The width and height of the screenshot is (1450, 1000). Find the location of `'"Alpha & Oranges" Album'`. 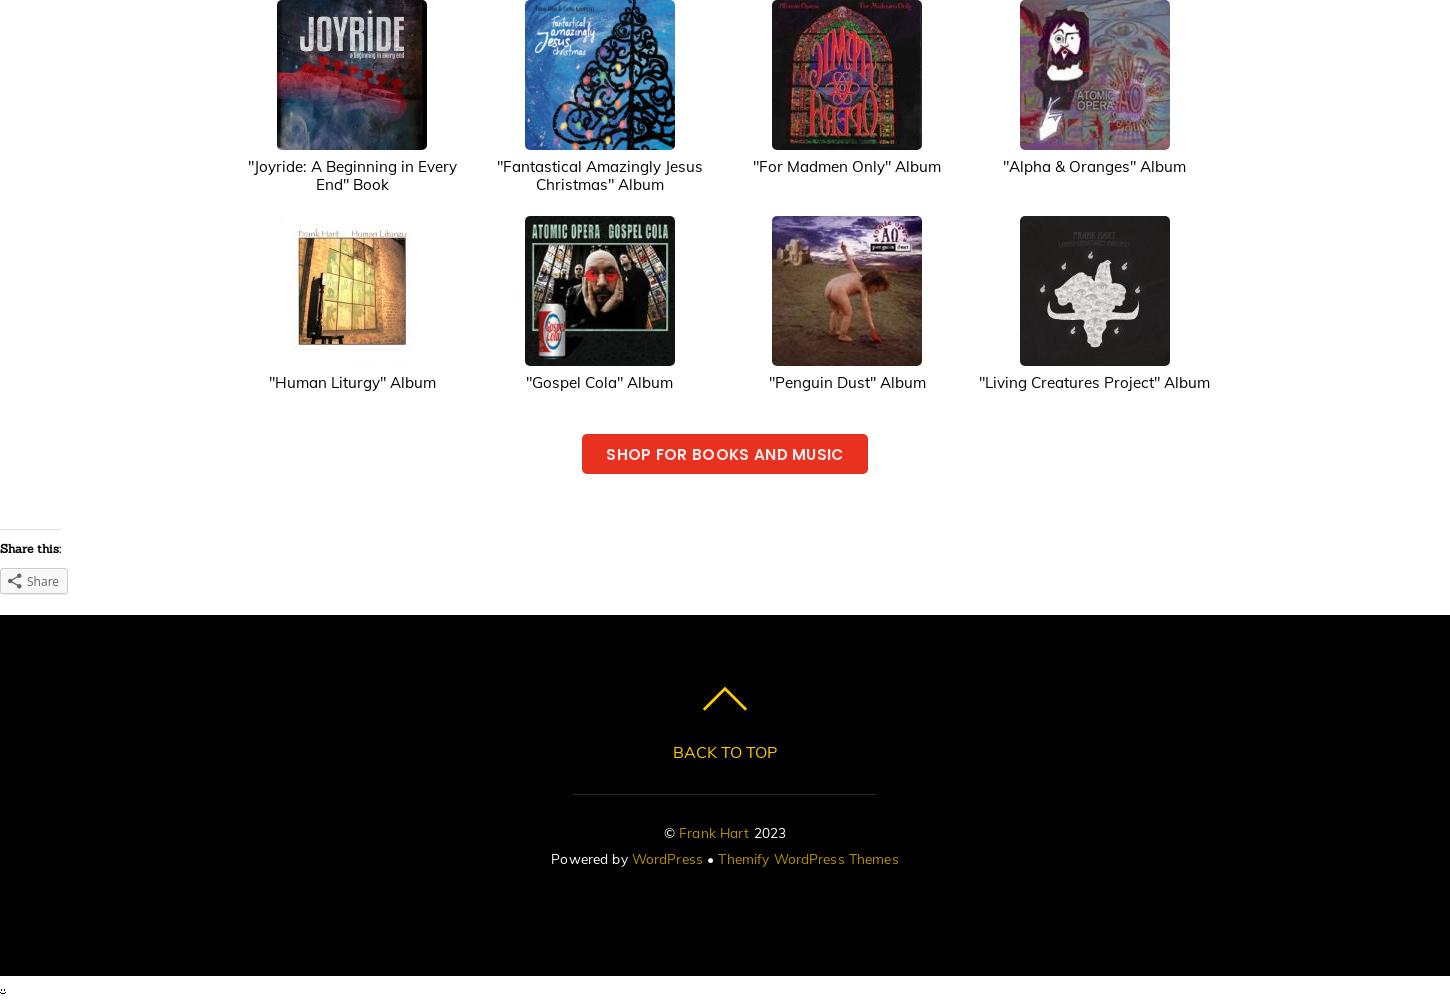

'"Alpha & Oranges" Album' is located at coordinates (1093, 165).